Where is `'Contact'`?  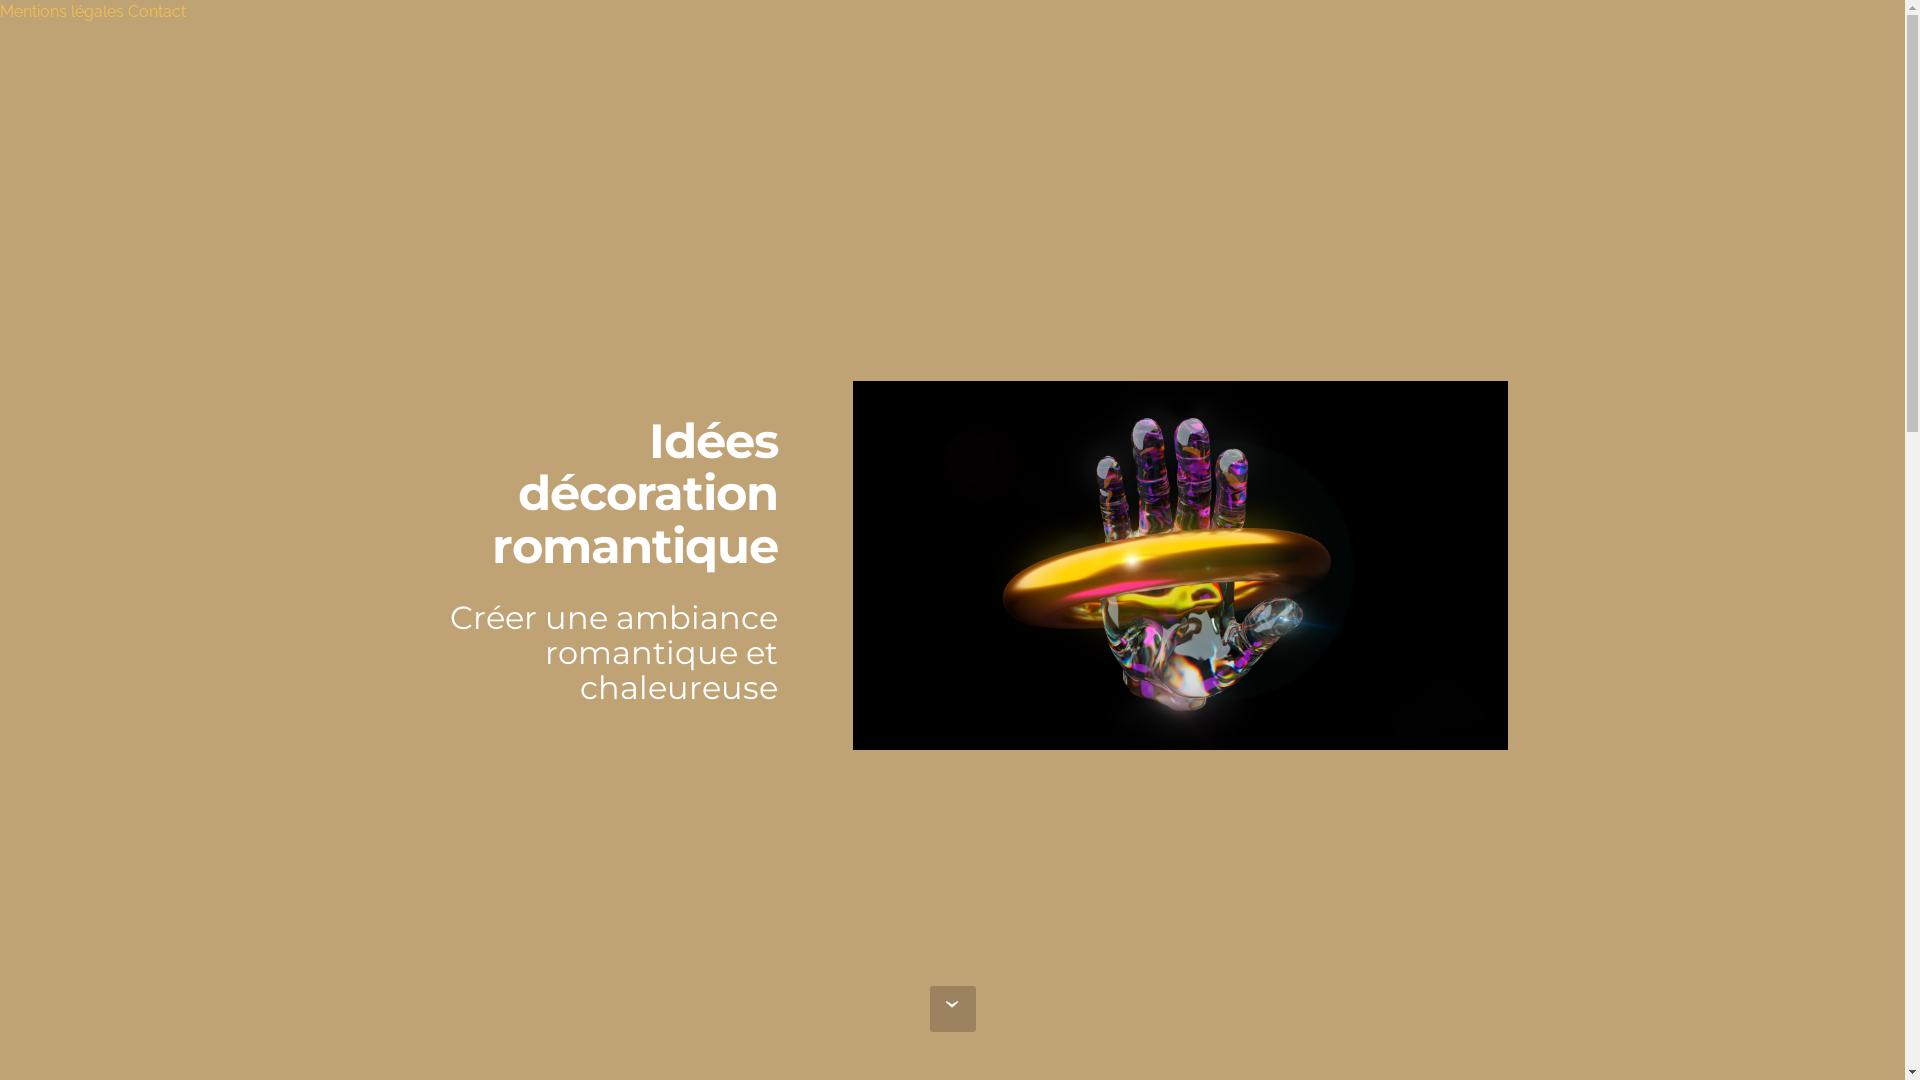
'Contact' is located at coordinates (156, 11).